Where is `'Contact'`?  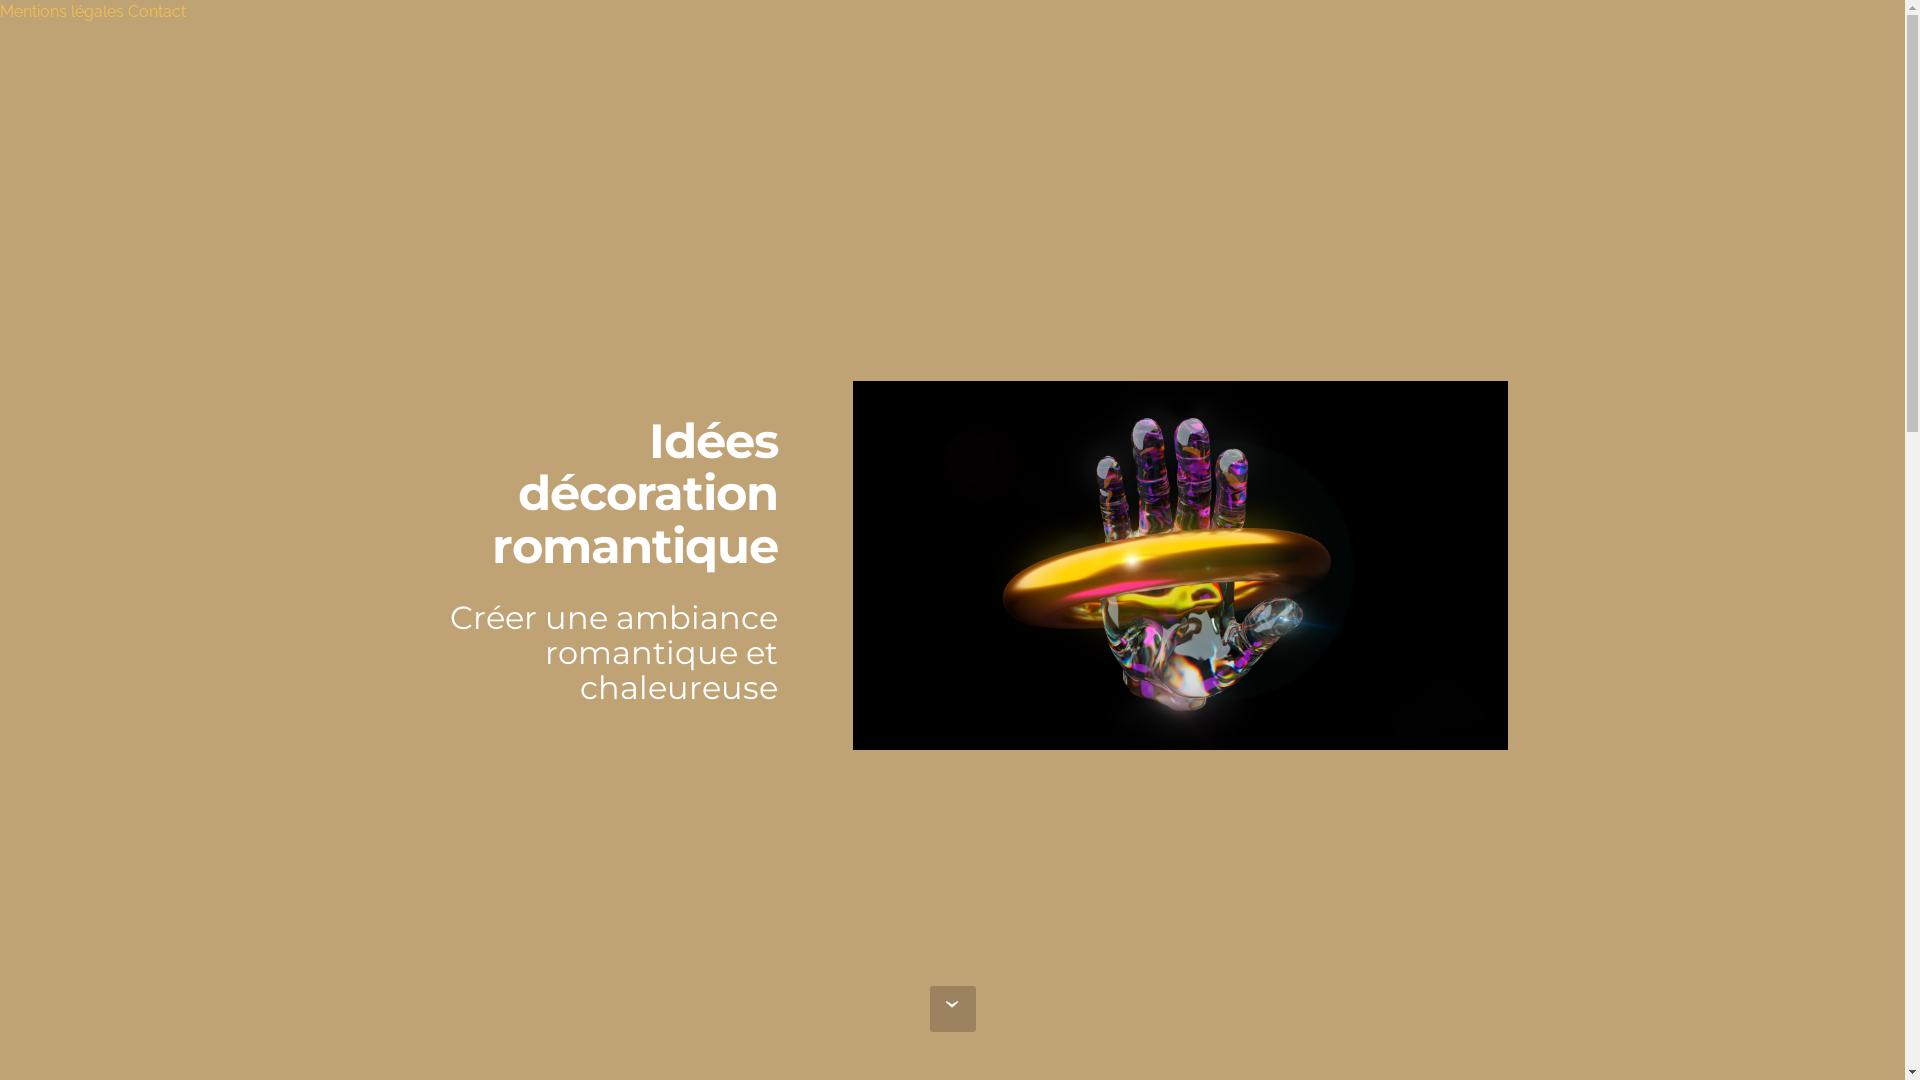
'Contact' is located at coordinates (156, 11).